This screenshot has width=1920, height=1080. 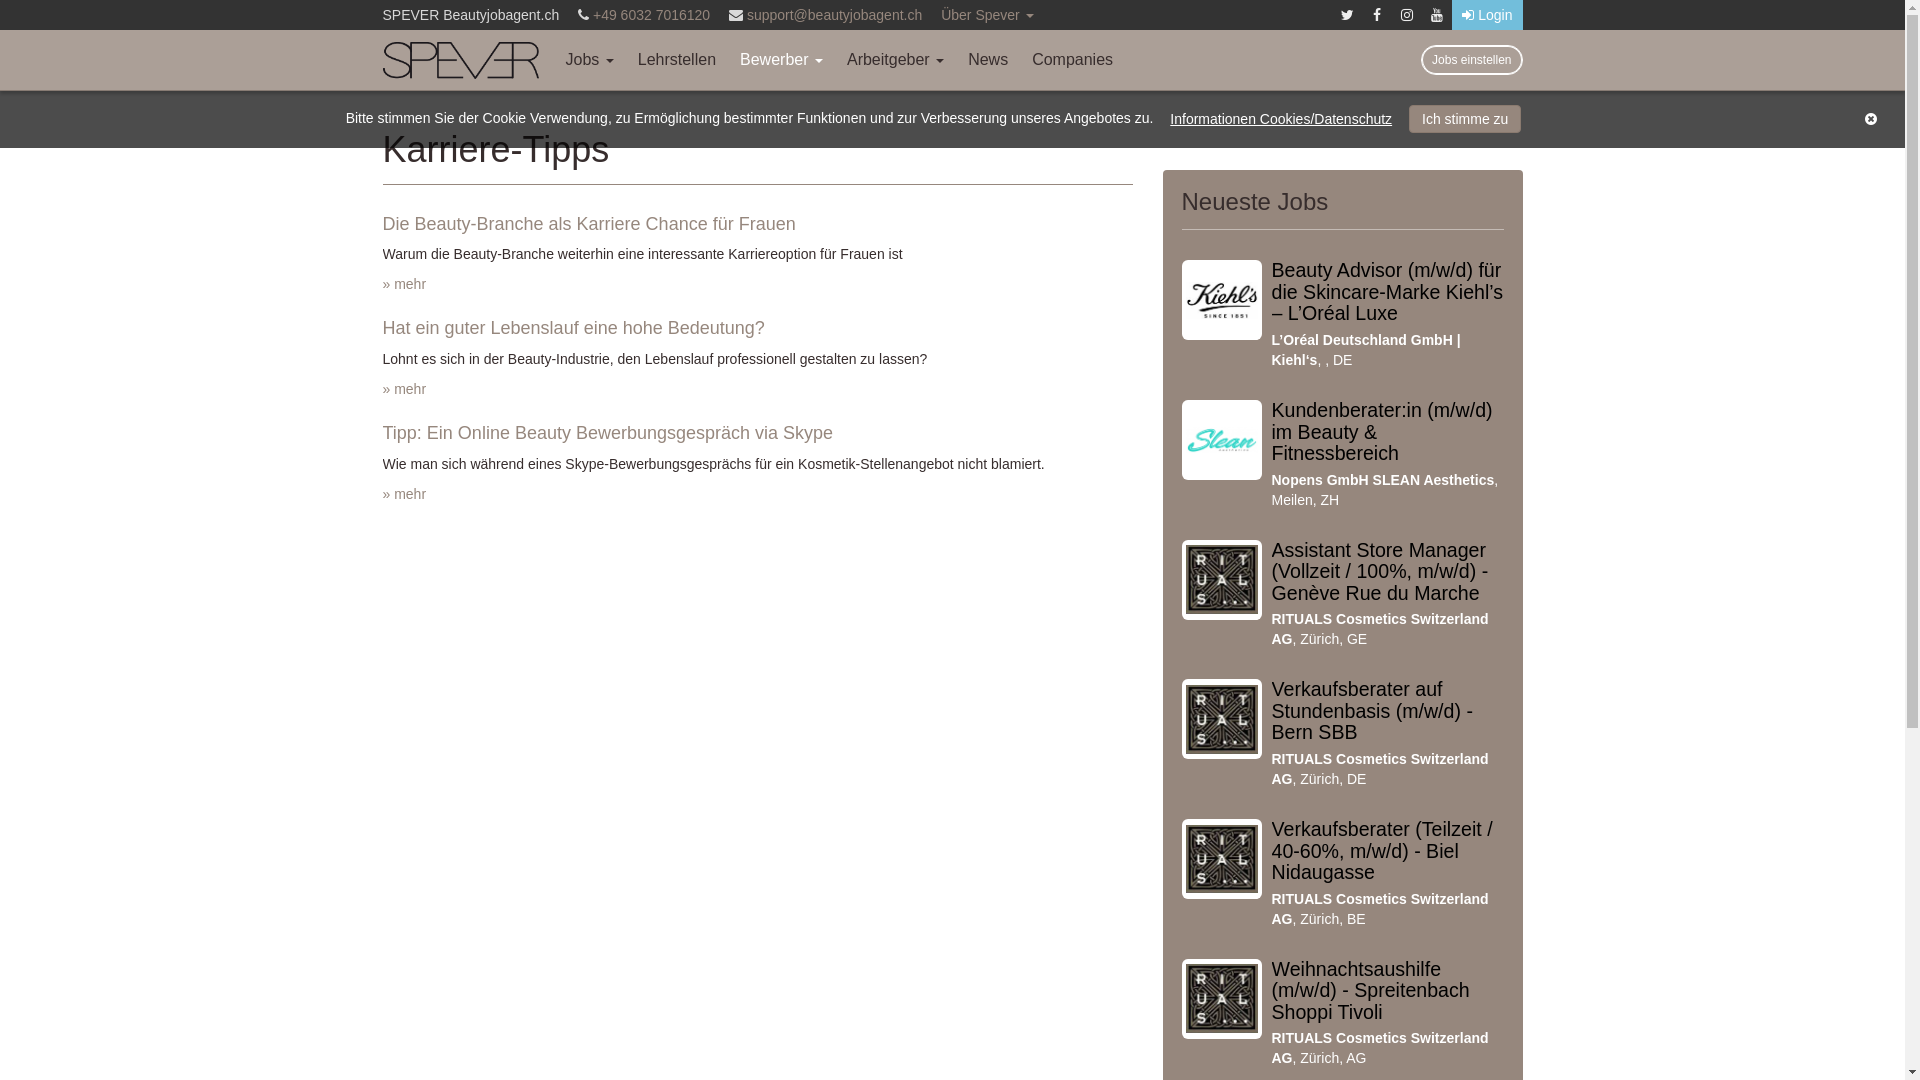 I want to click on 'Jobs einstellen', so click(x=1471, y=59).